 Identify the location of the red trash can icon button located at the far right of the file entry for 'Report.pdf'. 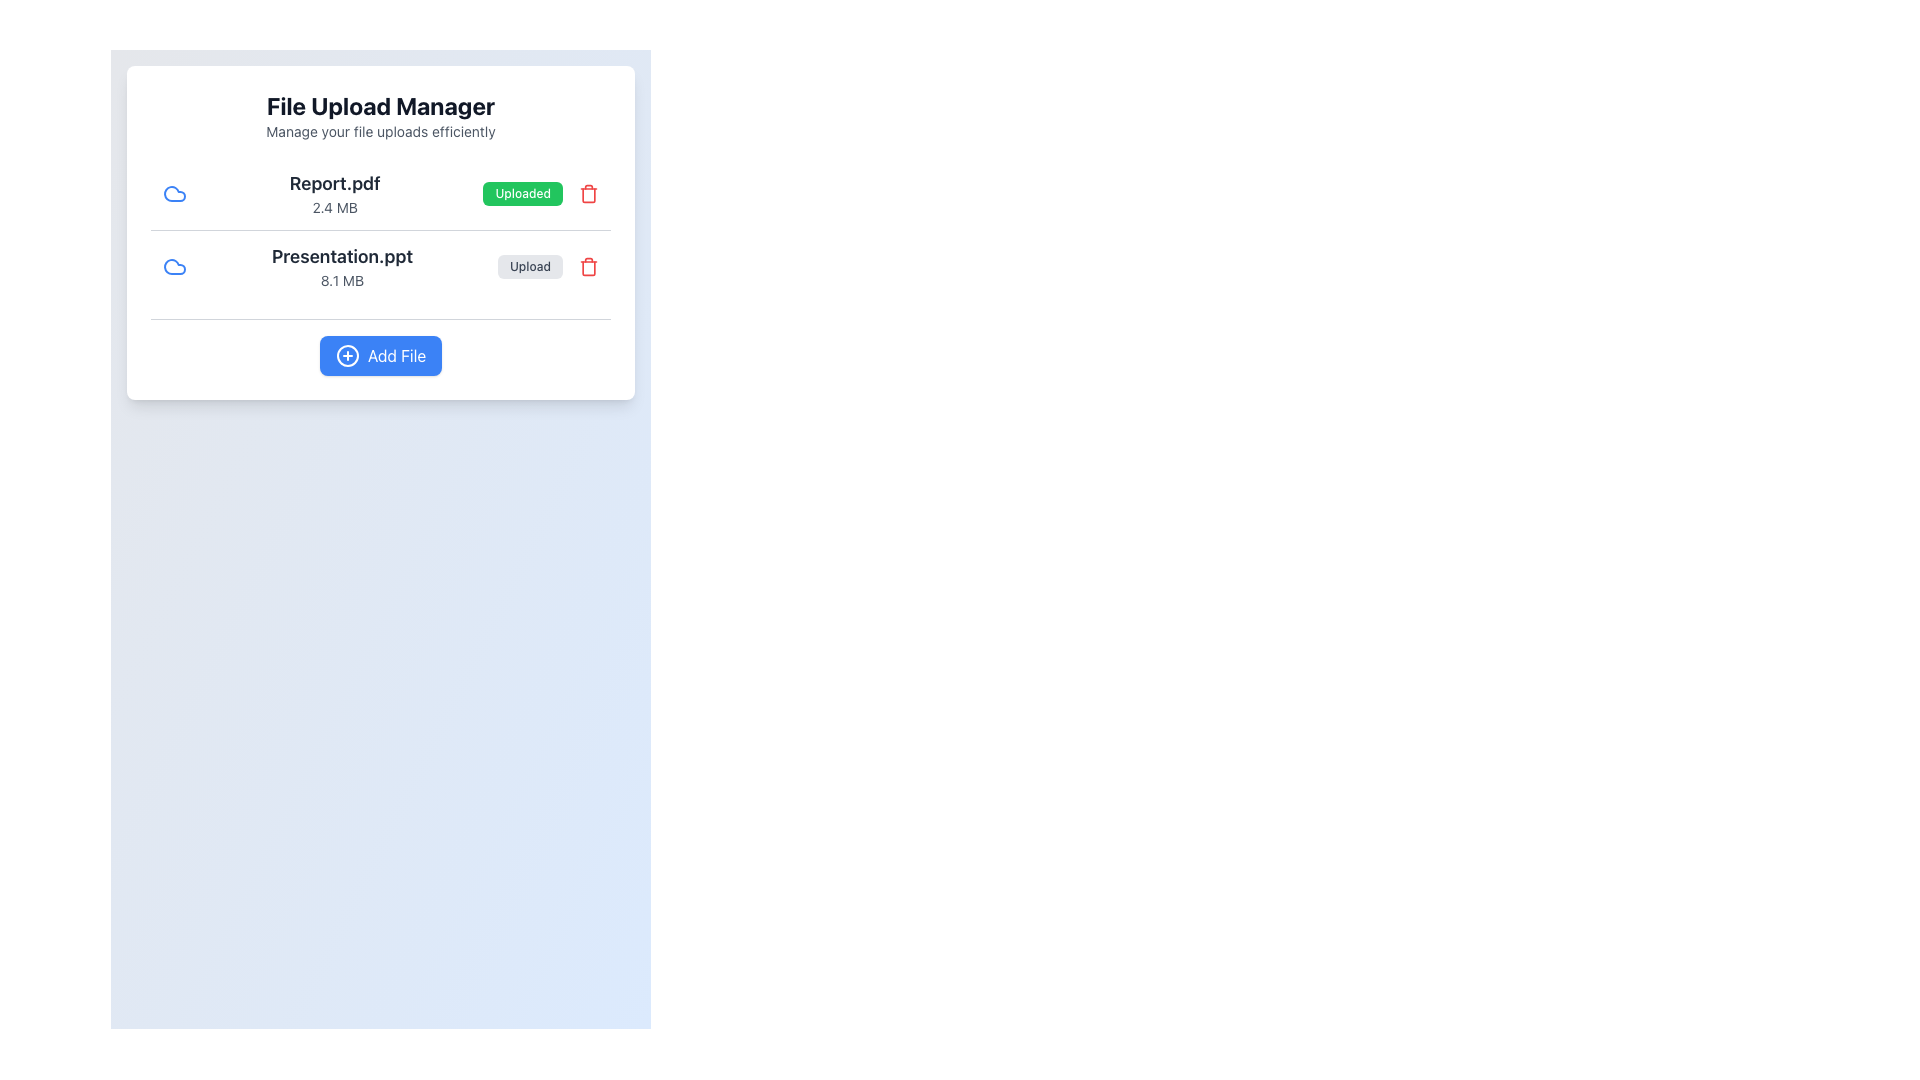
(588, 193).